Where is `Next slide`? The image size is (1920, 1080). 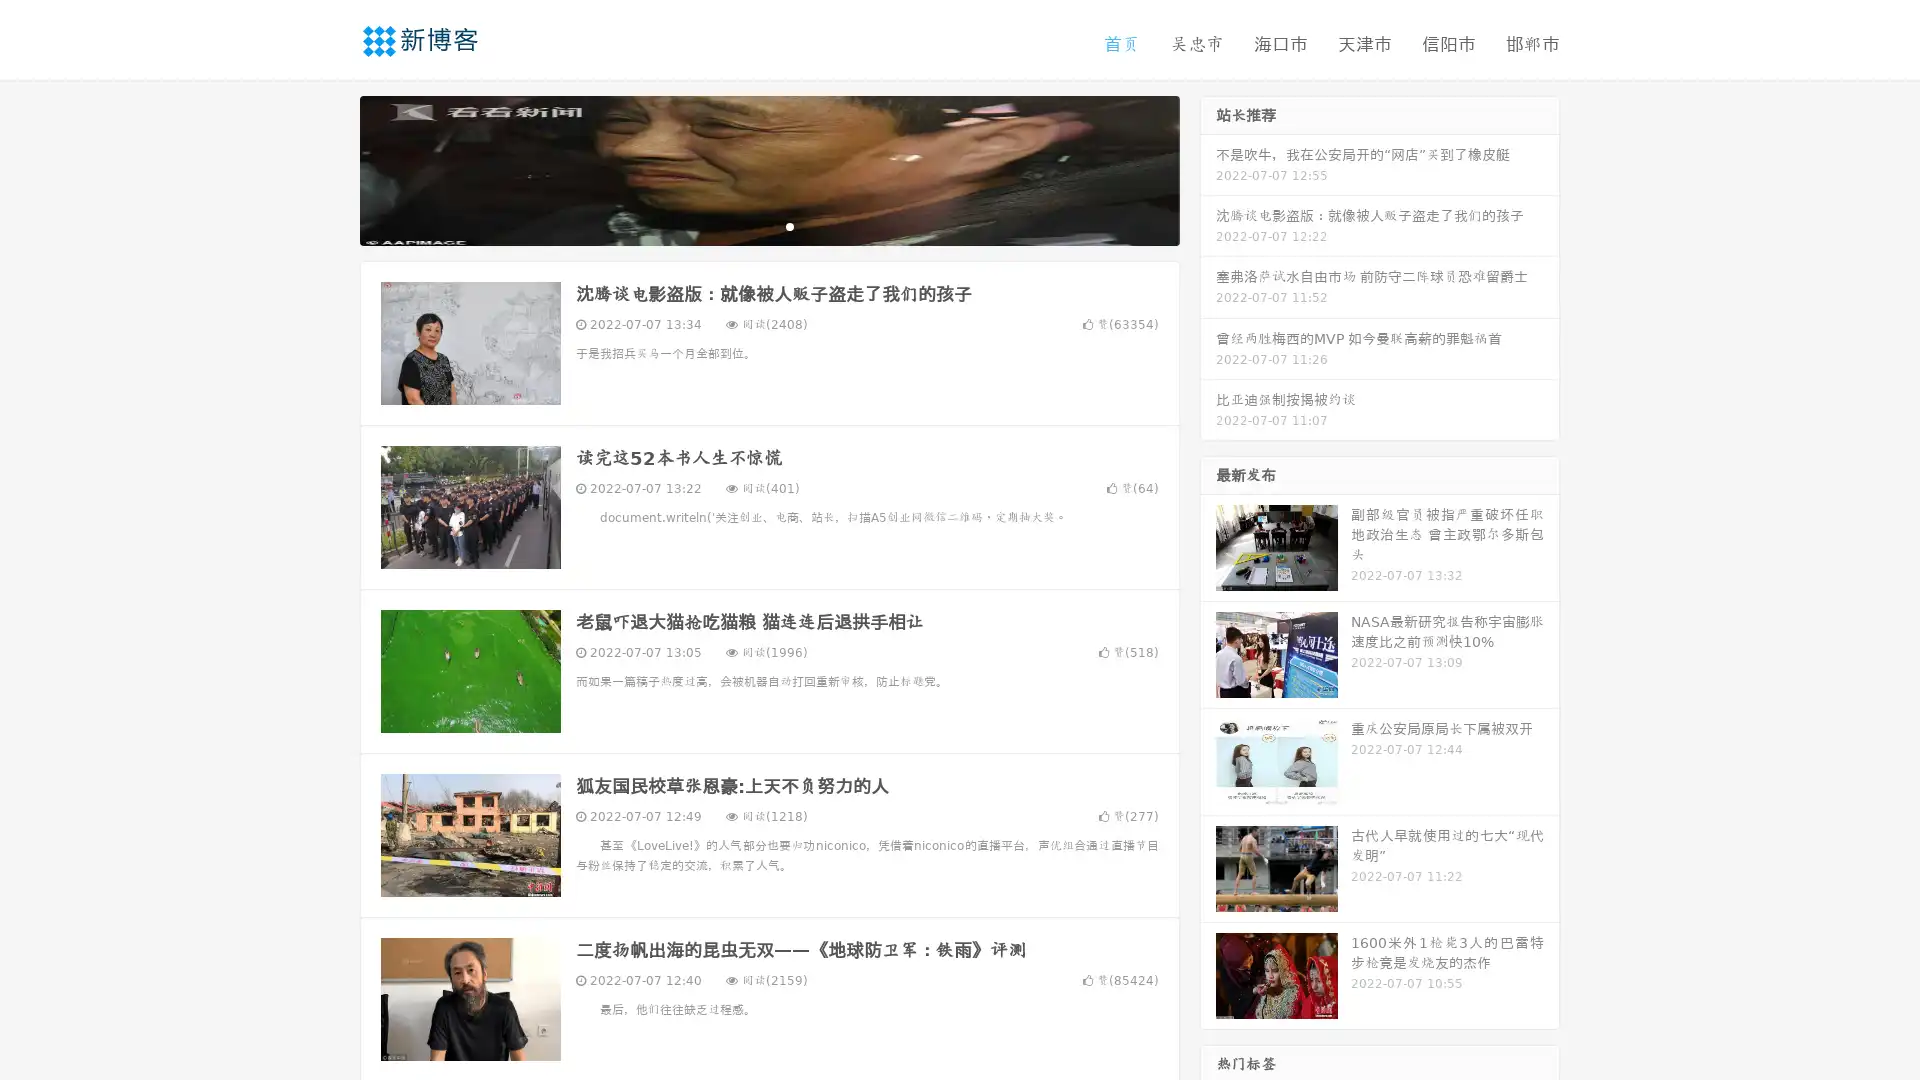
Next slide is located at coordinates (1208, 168).